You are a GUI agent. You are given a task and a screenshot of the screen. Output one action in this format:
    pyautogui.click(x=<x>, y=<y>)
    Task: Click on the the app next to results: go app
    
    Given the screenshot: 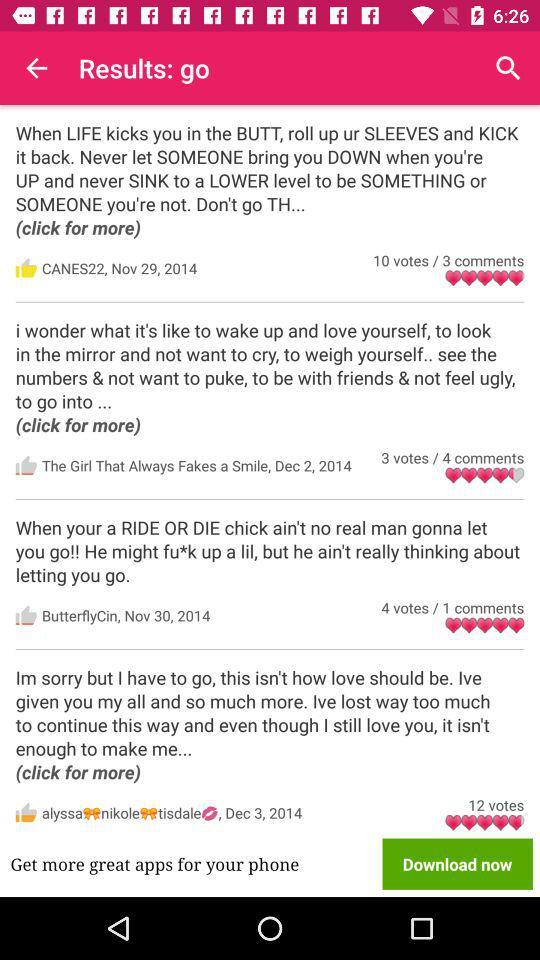 What is the action you would take?
    pyautogui.click(x=508, y=68)
    